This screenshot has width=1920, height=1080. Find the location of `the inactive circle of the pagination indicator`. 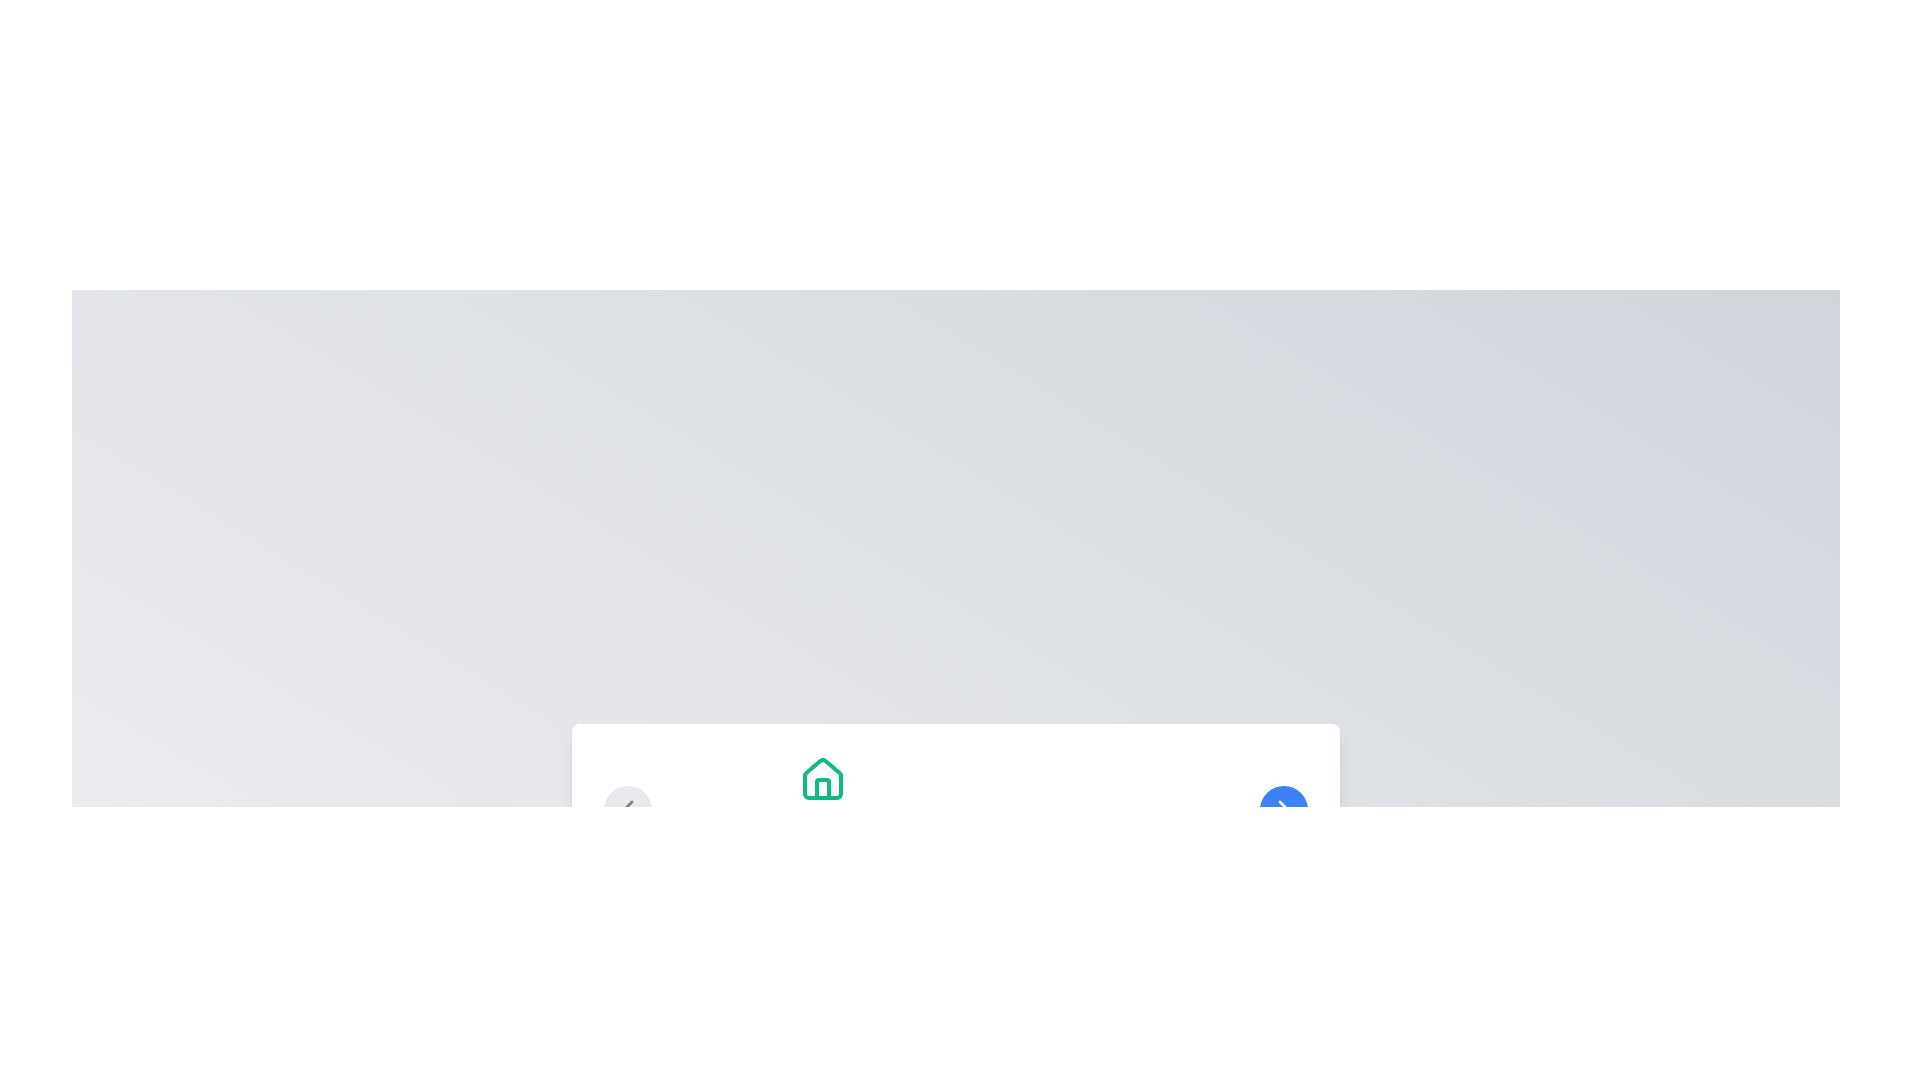

the inactive circle of the pagination indicator is located at coordinates (954, 894).